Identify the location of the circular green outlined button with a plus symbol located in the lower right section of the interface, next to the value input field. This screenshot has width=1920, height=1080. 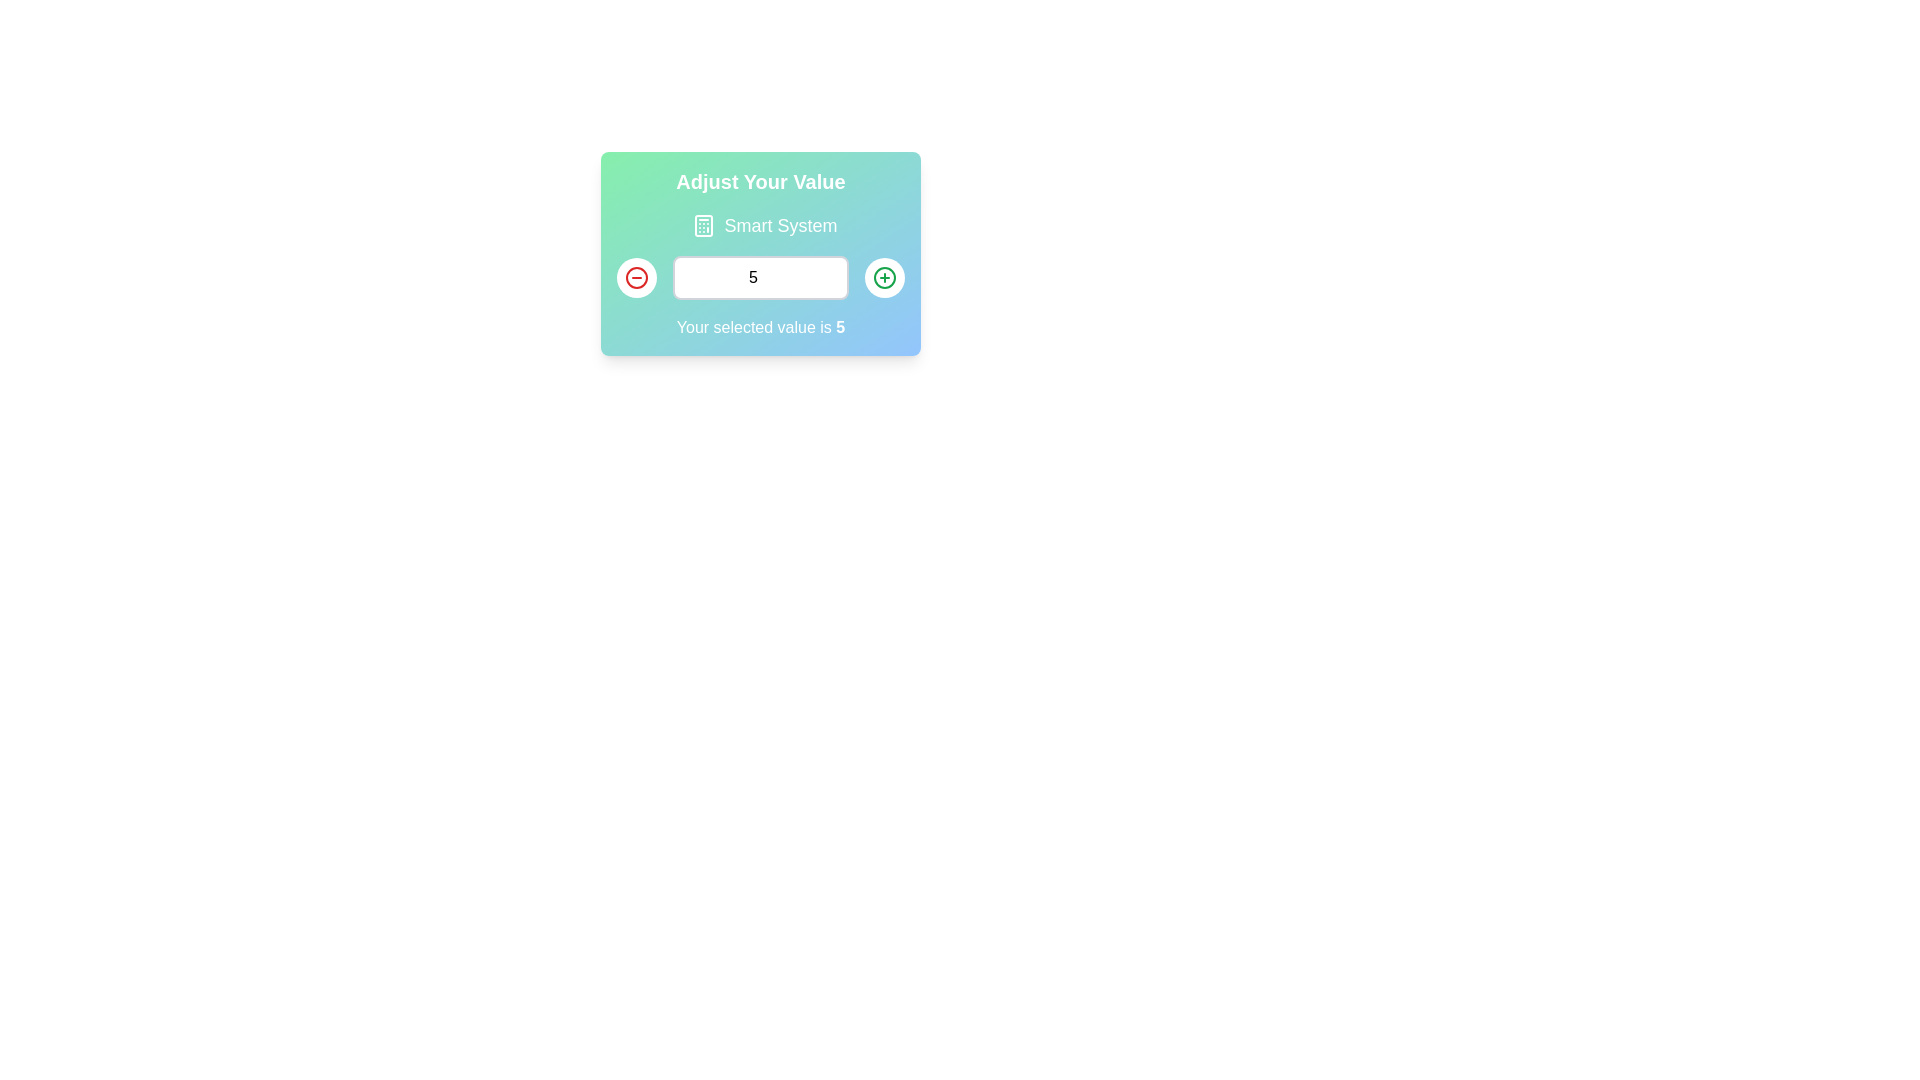
(883, 277).